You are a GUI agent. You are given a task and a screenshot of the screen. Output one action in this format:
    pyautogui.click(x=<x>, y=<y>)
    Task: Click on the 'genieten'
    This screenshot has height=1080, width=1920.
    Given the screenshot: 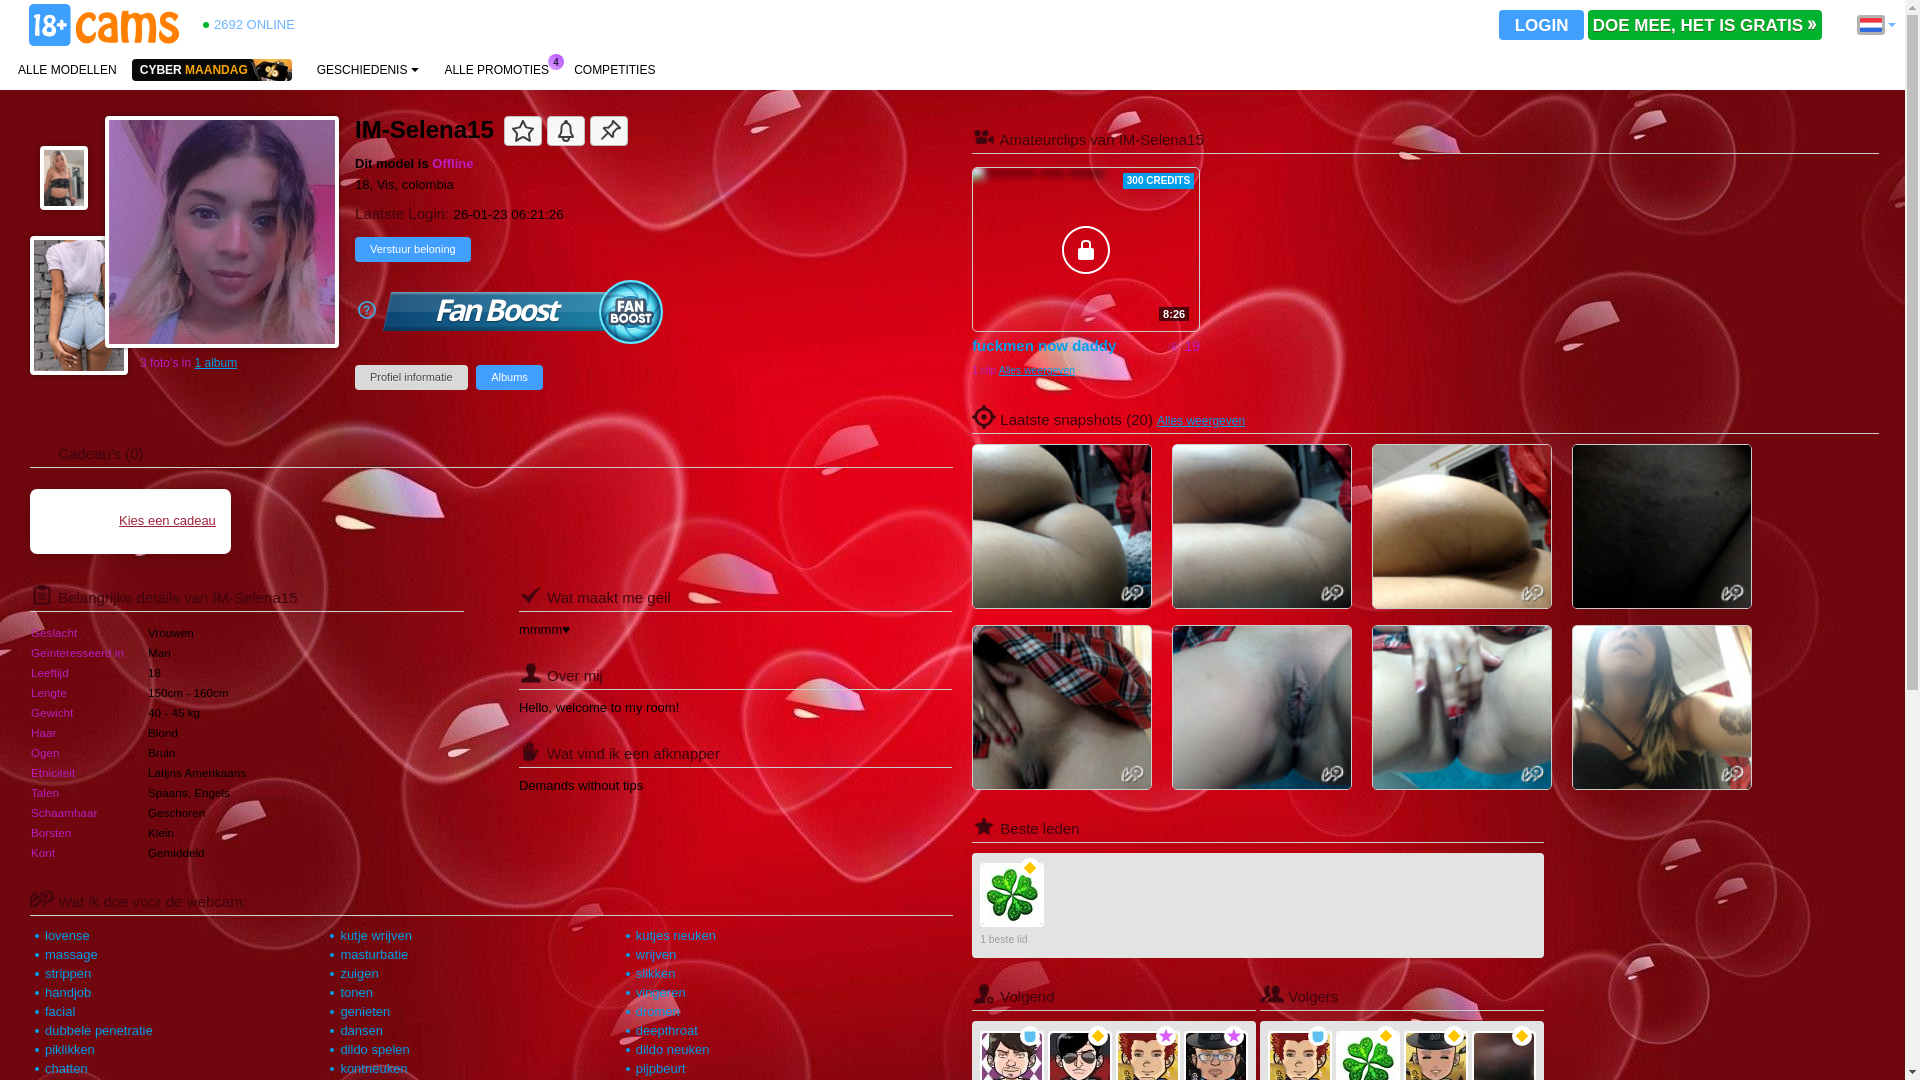 What is the action you would take?
    pyautogui.click(x=364, y=1011)
    